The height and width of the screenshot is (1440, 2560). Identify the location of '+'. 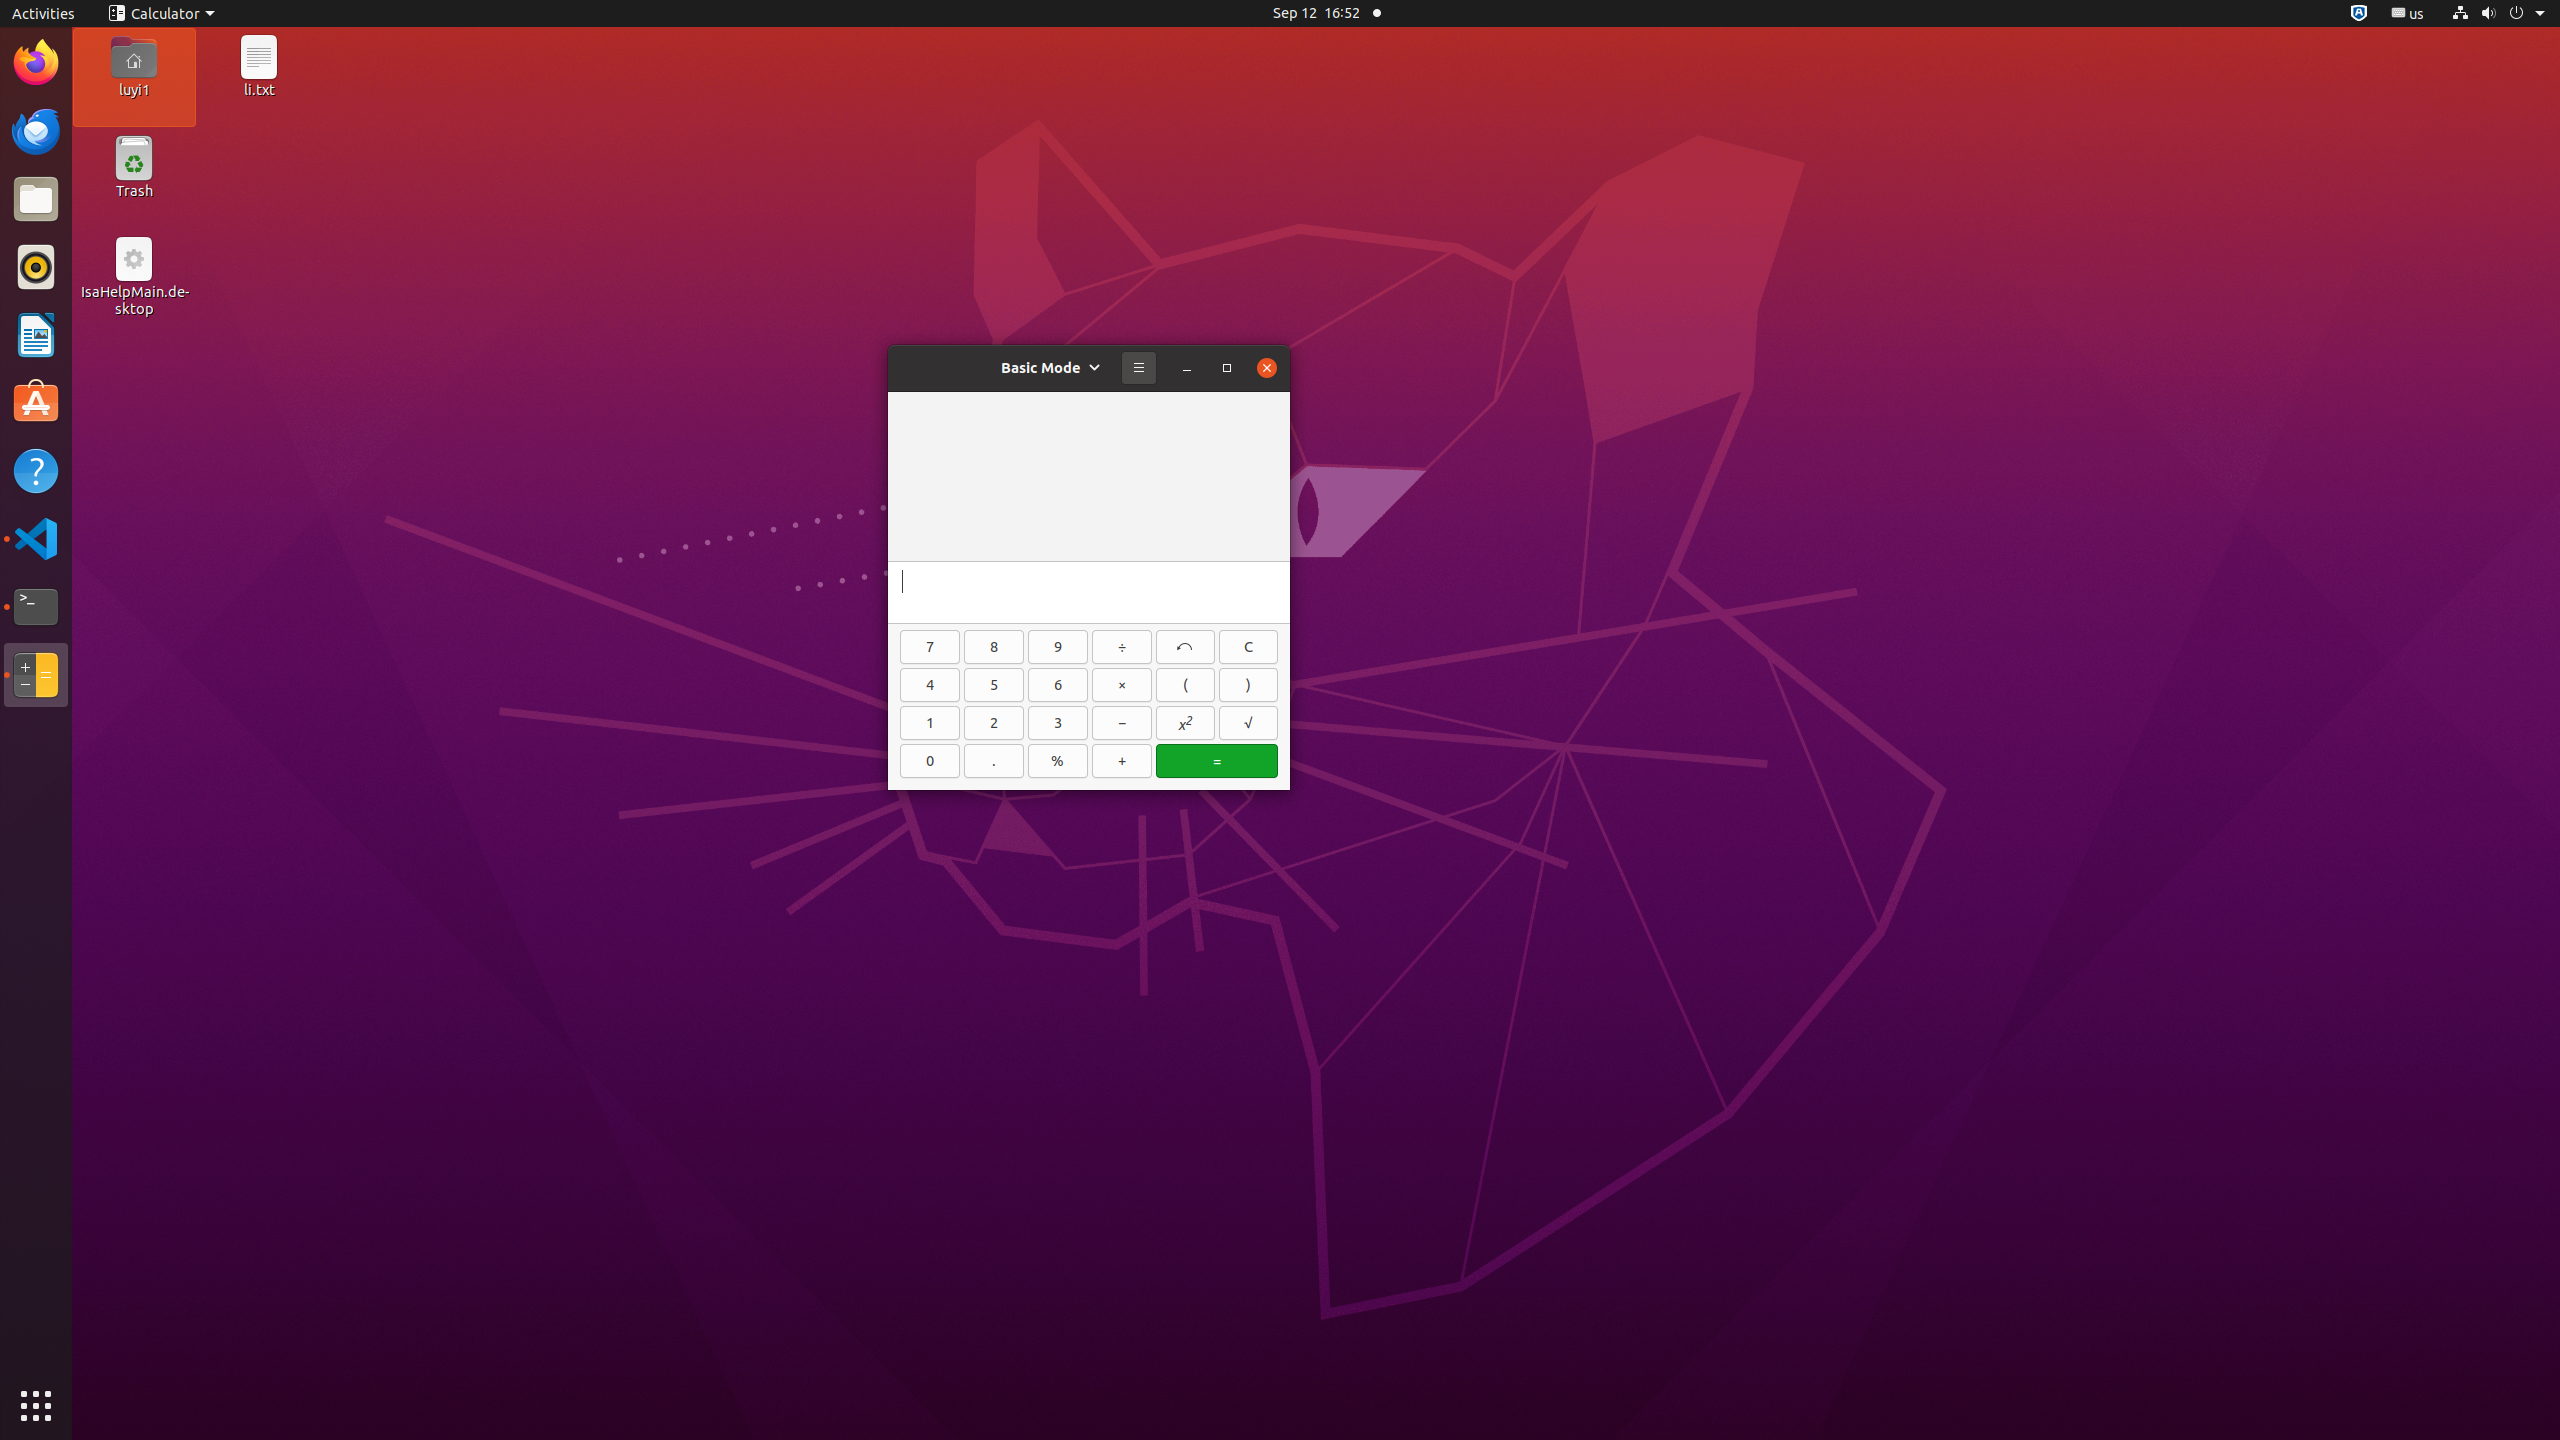
(1121, 761).